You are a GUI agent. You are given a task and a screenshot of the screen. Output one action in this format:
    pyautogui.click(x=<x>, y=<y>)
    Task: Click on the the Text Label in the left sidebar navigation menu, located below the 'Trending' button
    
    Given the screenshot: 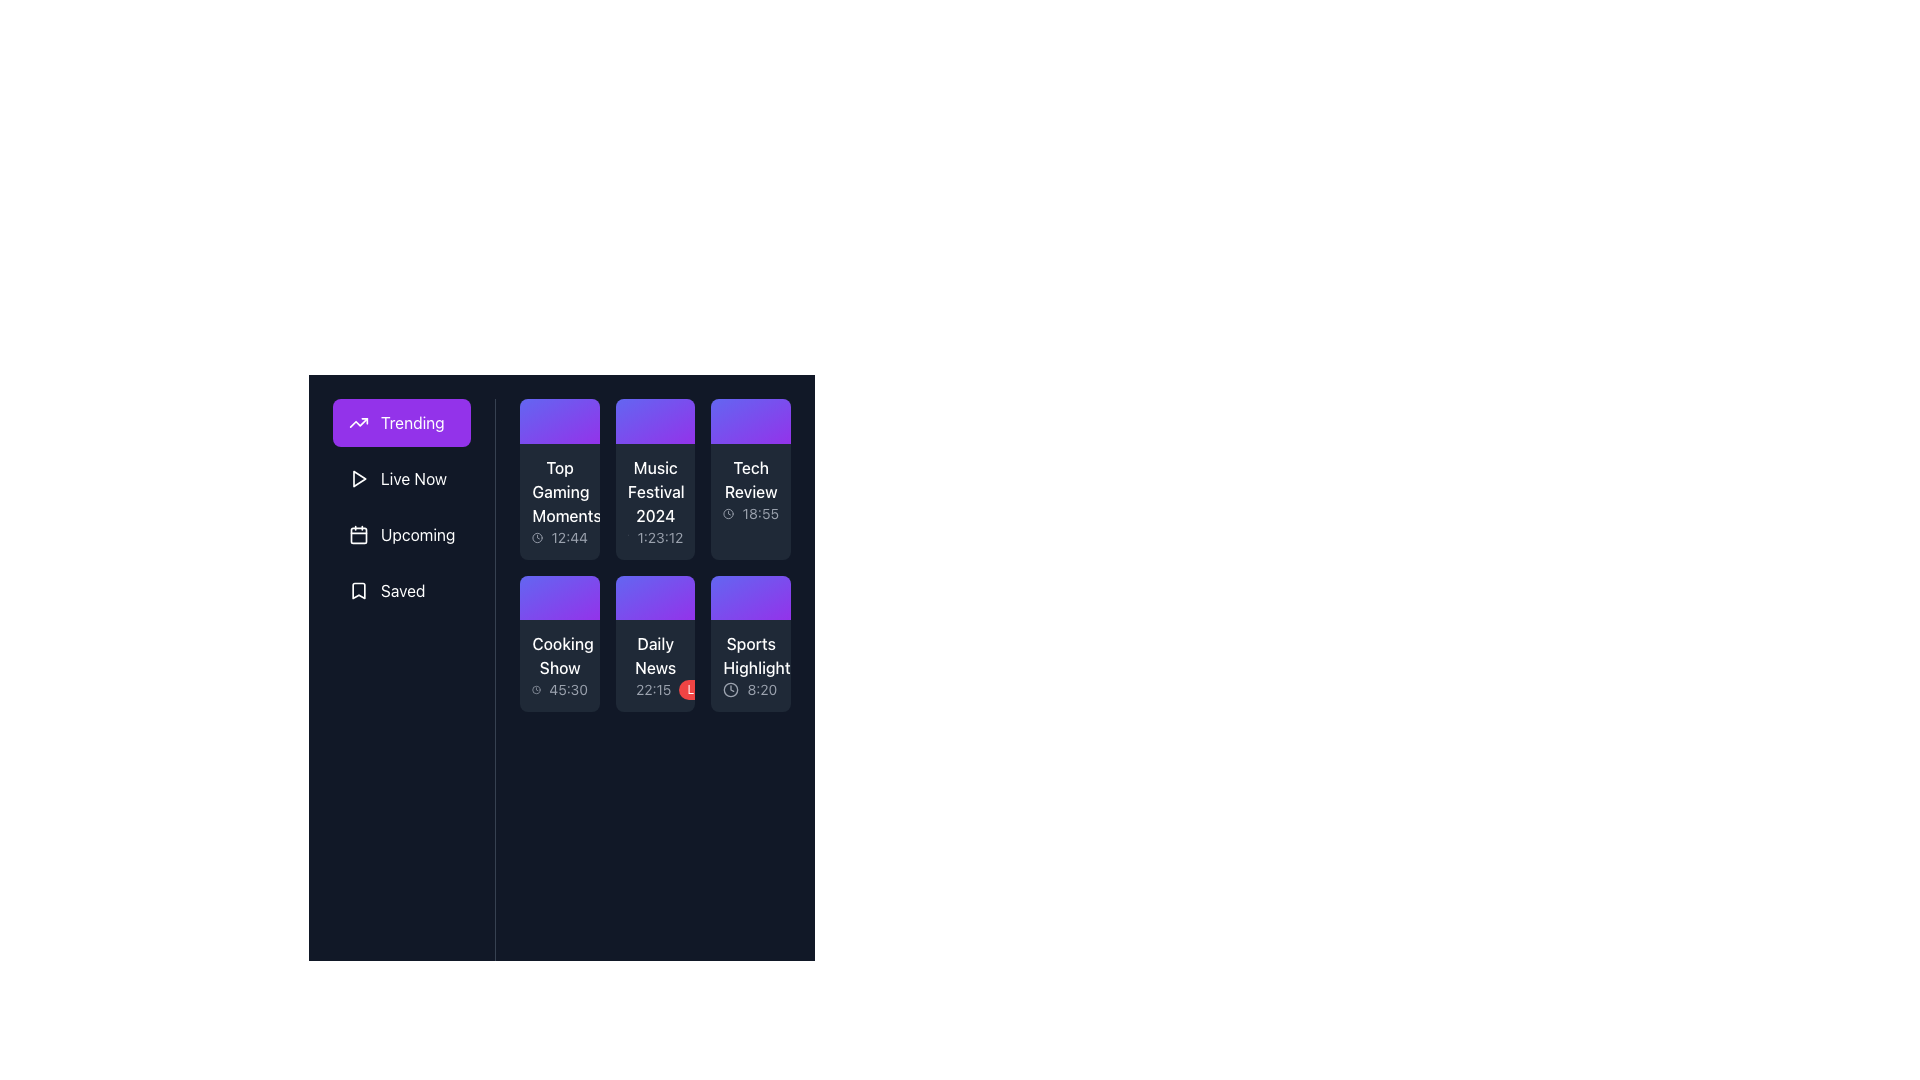 What is the action you would take?
    pyautogui.click(x=412, y=478)
    